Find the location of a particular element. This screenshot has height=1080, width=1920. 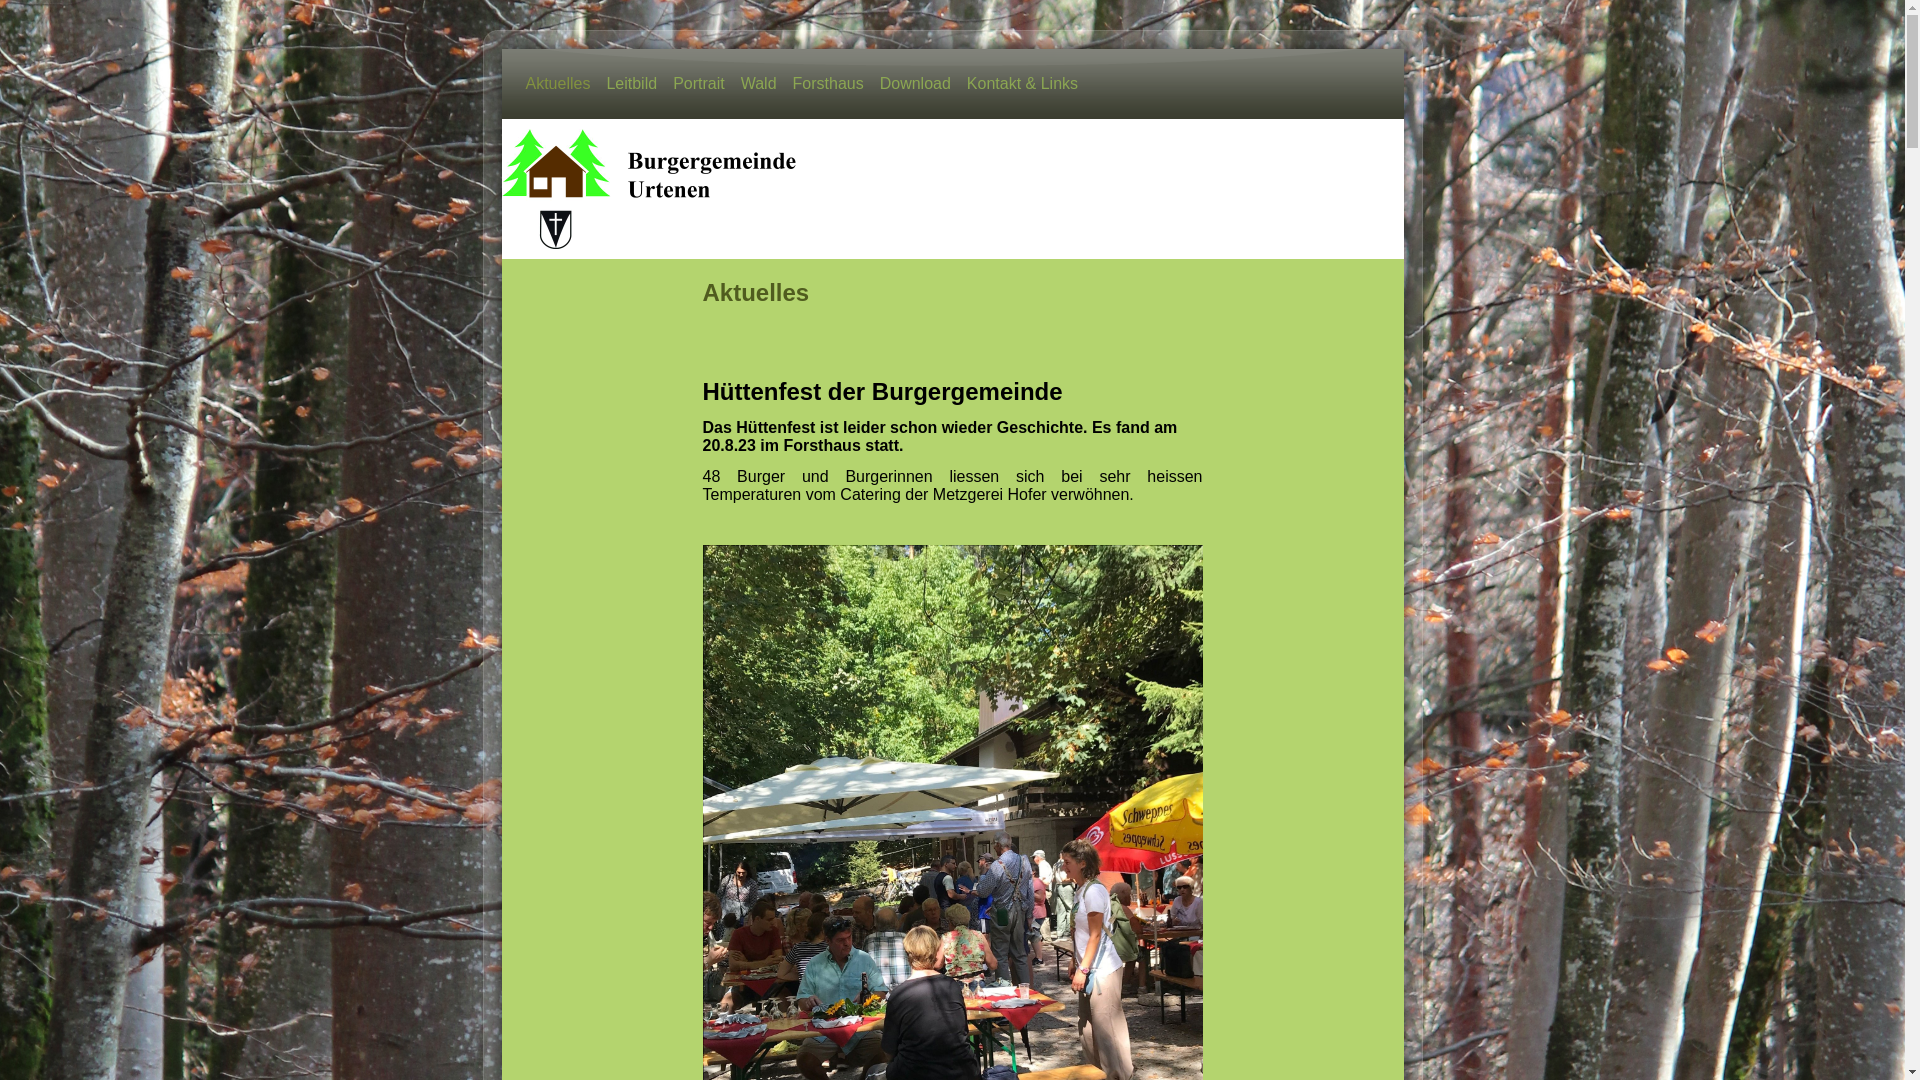

'Aktuelles' is located at coordinates (558, 83).